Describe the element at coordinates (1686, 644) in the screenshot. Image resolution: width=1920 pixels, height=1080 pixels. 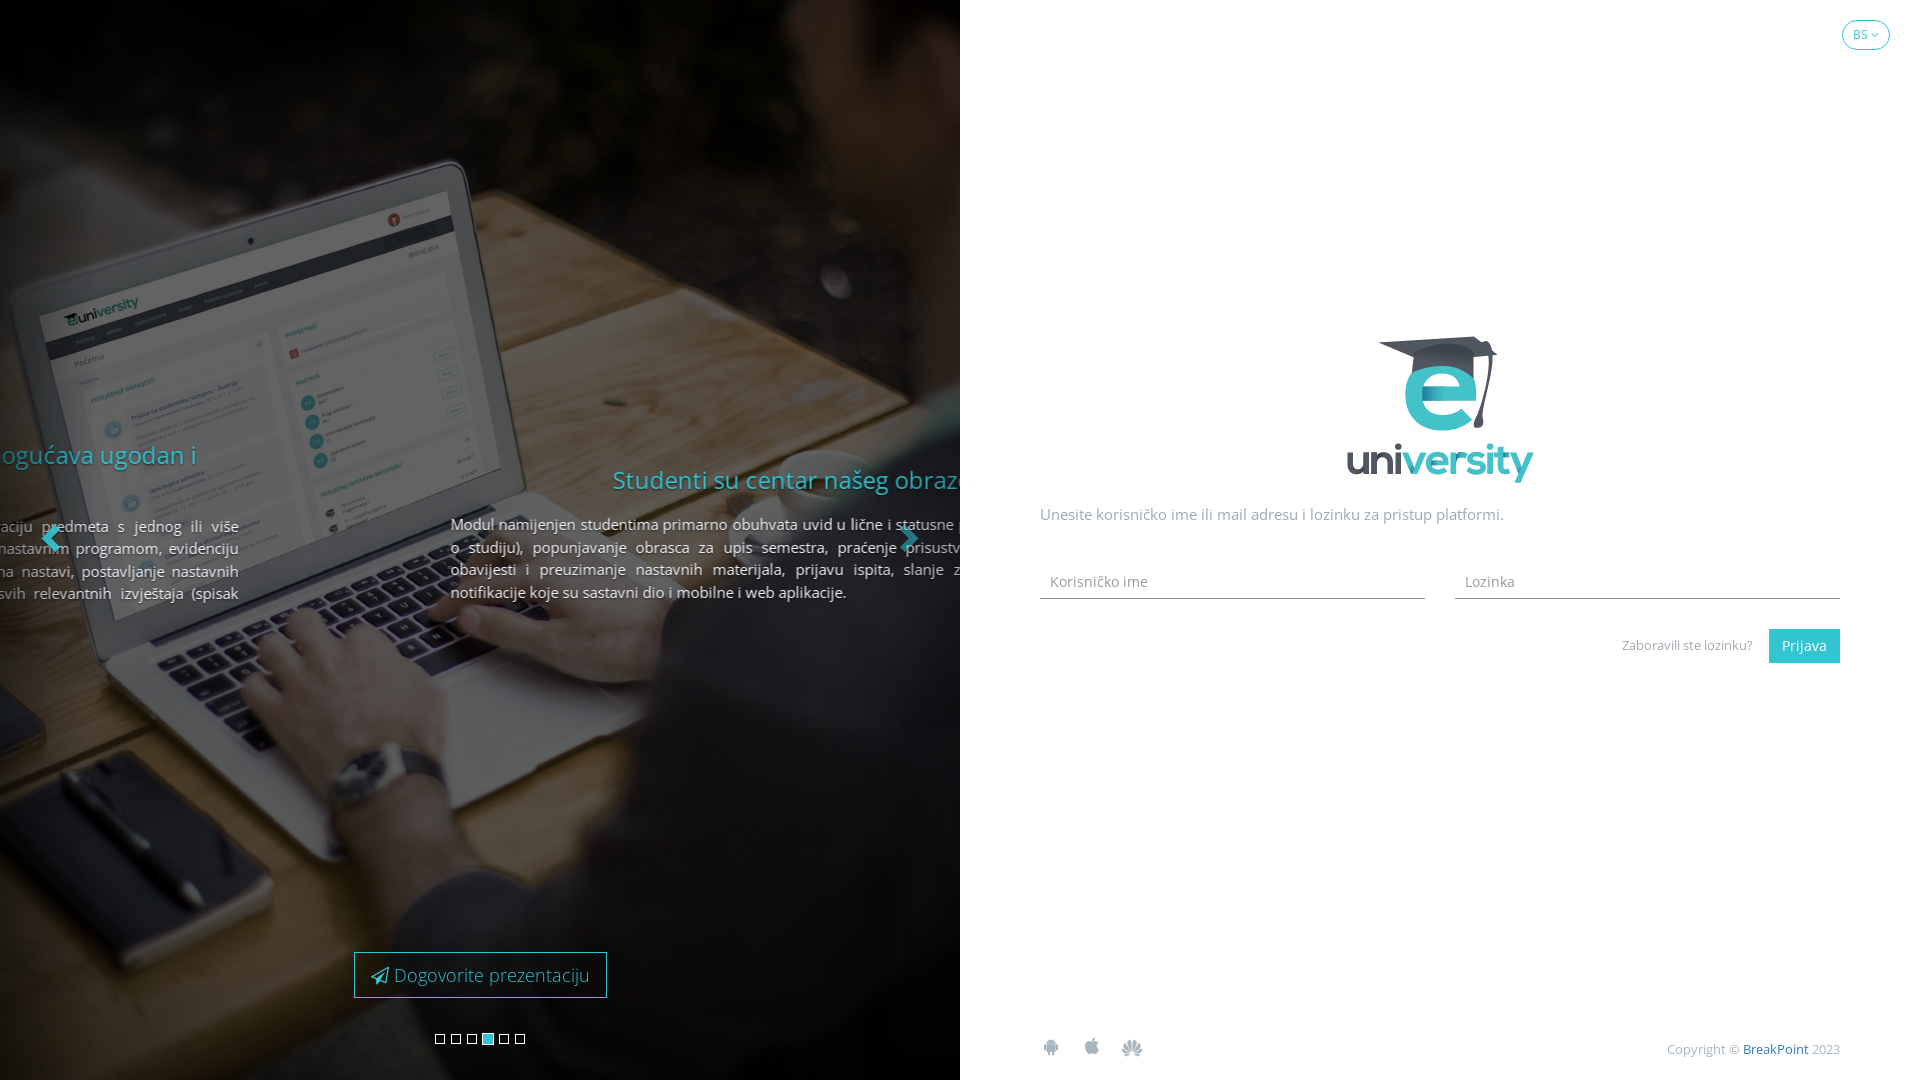
I see `'Zaboravili ste lozinku?'` at that location.